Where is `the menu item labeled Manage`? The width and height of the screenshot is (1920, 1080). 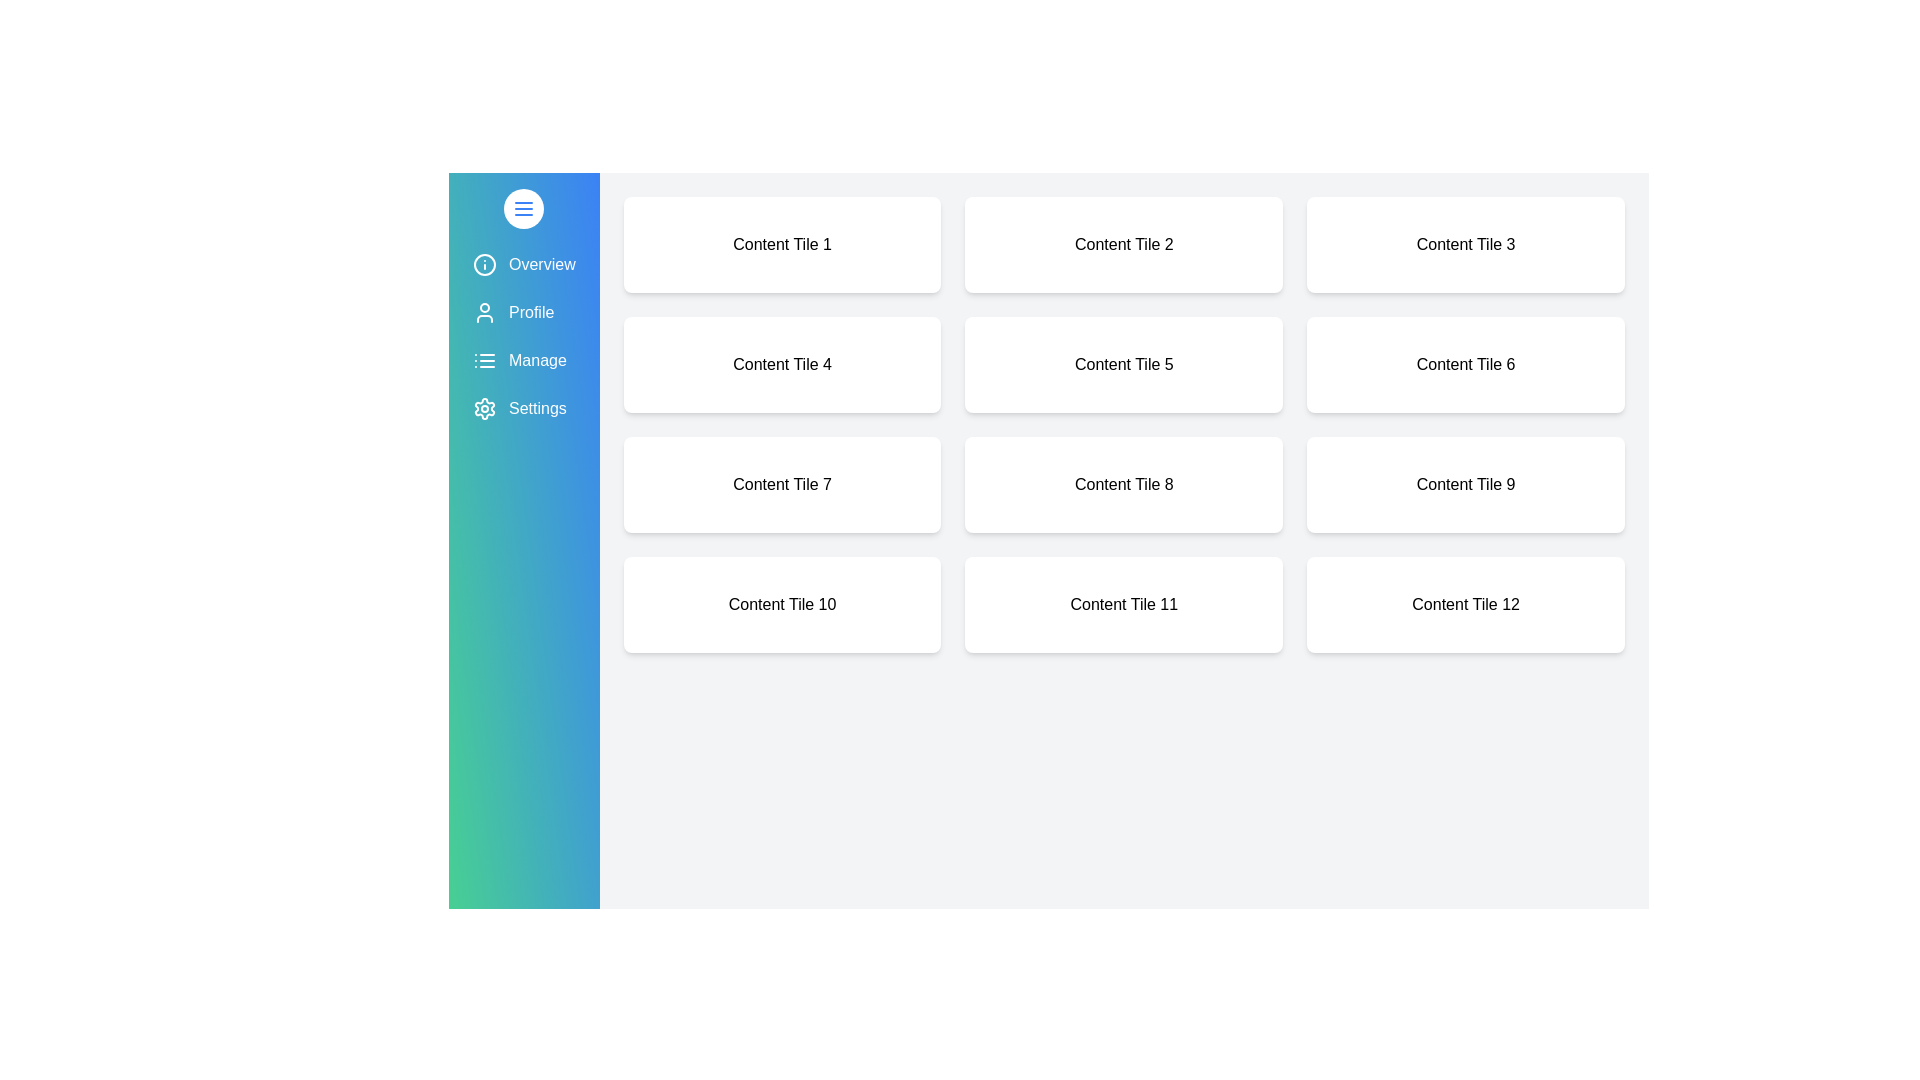
the menu item labeled Manage is located at coordinates (524, 361).